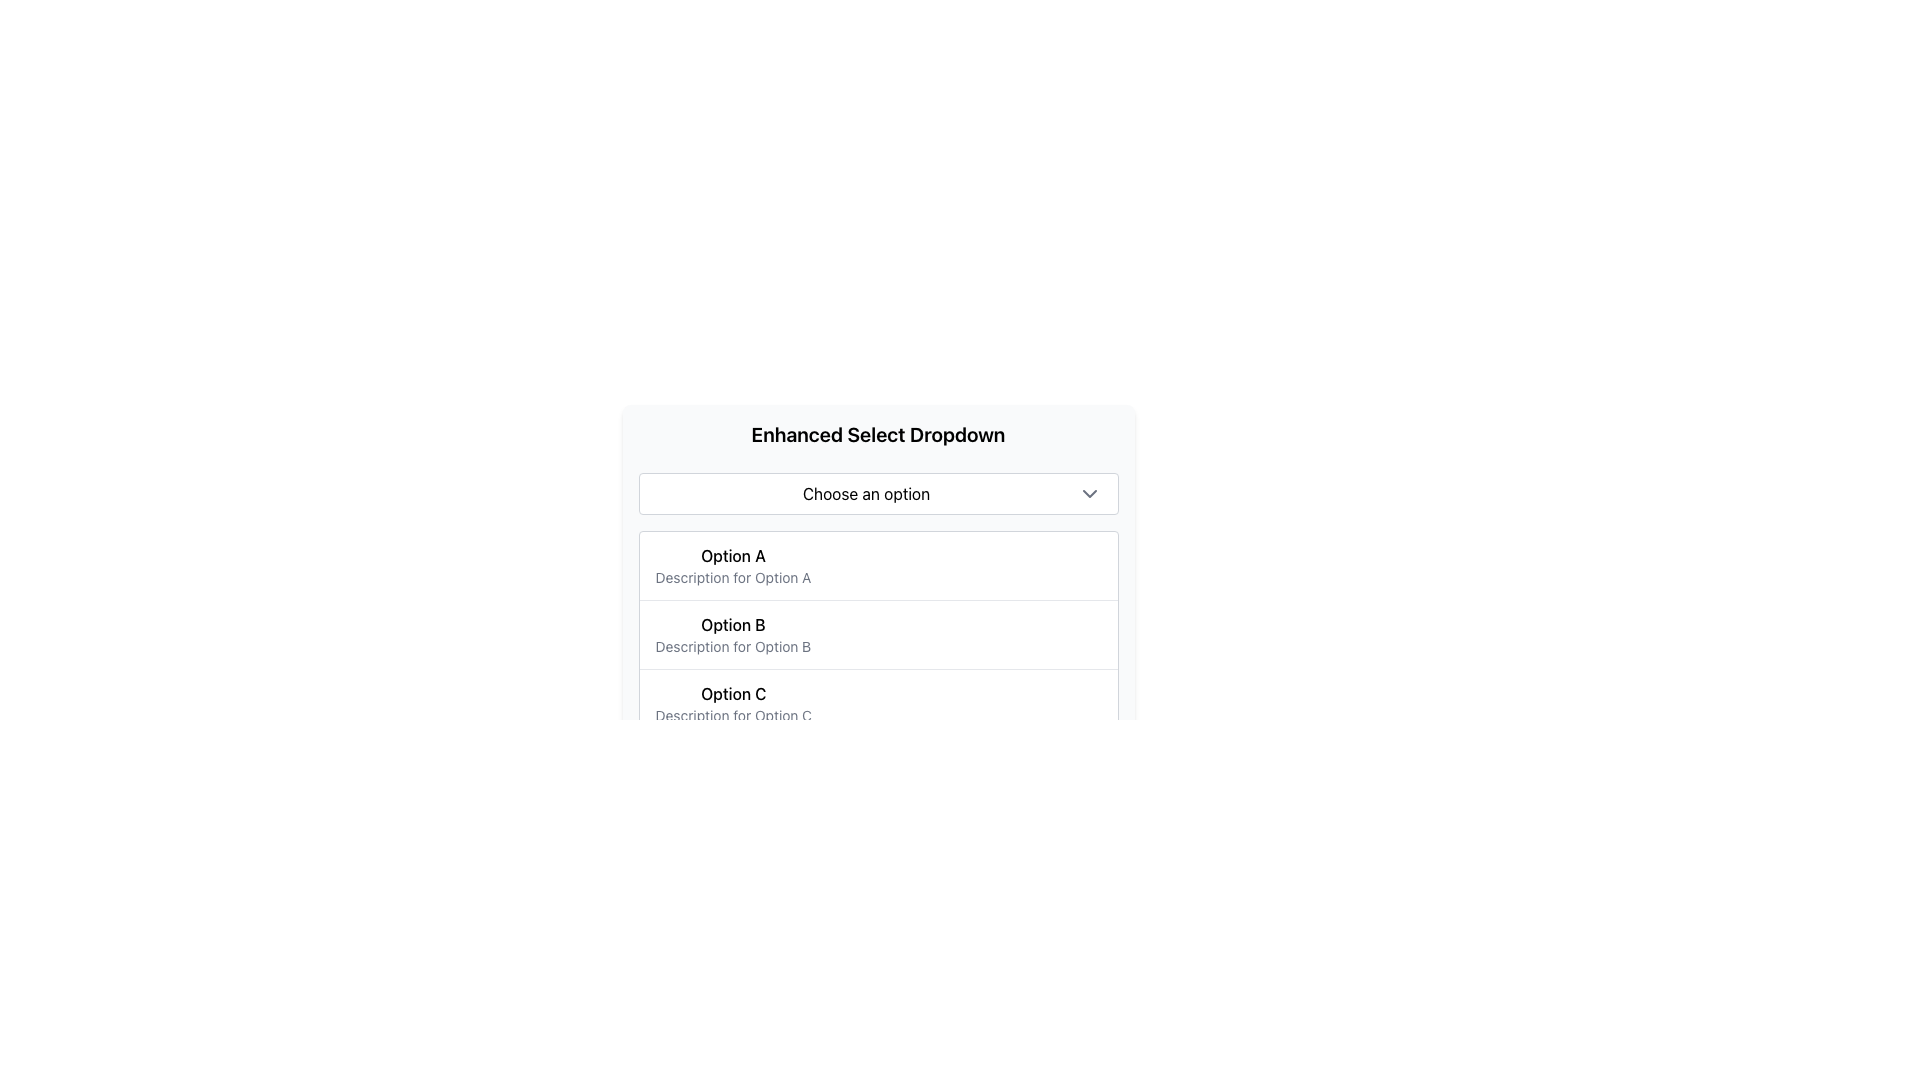 This screenshot has height=1080, width=1920. Describe the element at coordinates (878, 702) in the screenshot. I see `the third option in the dropdown menu, which is 'Option C'` at that location.